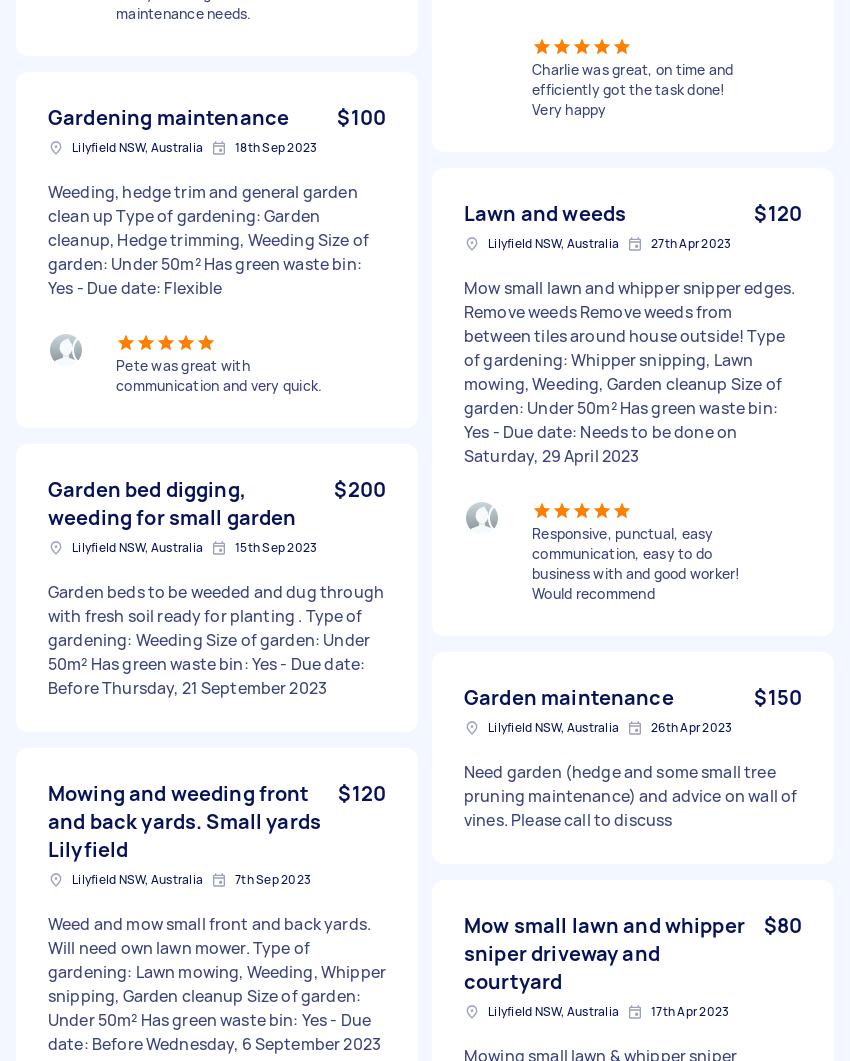 The image size is (850, 1061). Describe the element at coordinates (171, 503) in the screenshot. I see `'Garden bed digging, weeding for small garden'` at that location.